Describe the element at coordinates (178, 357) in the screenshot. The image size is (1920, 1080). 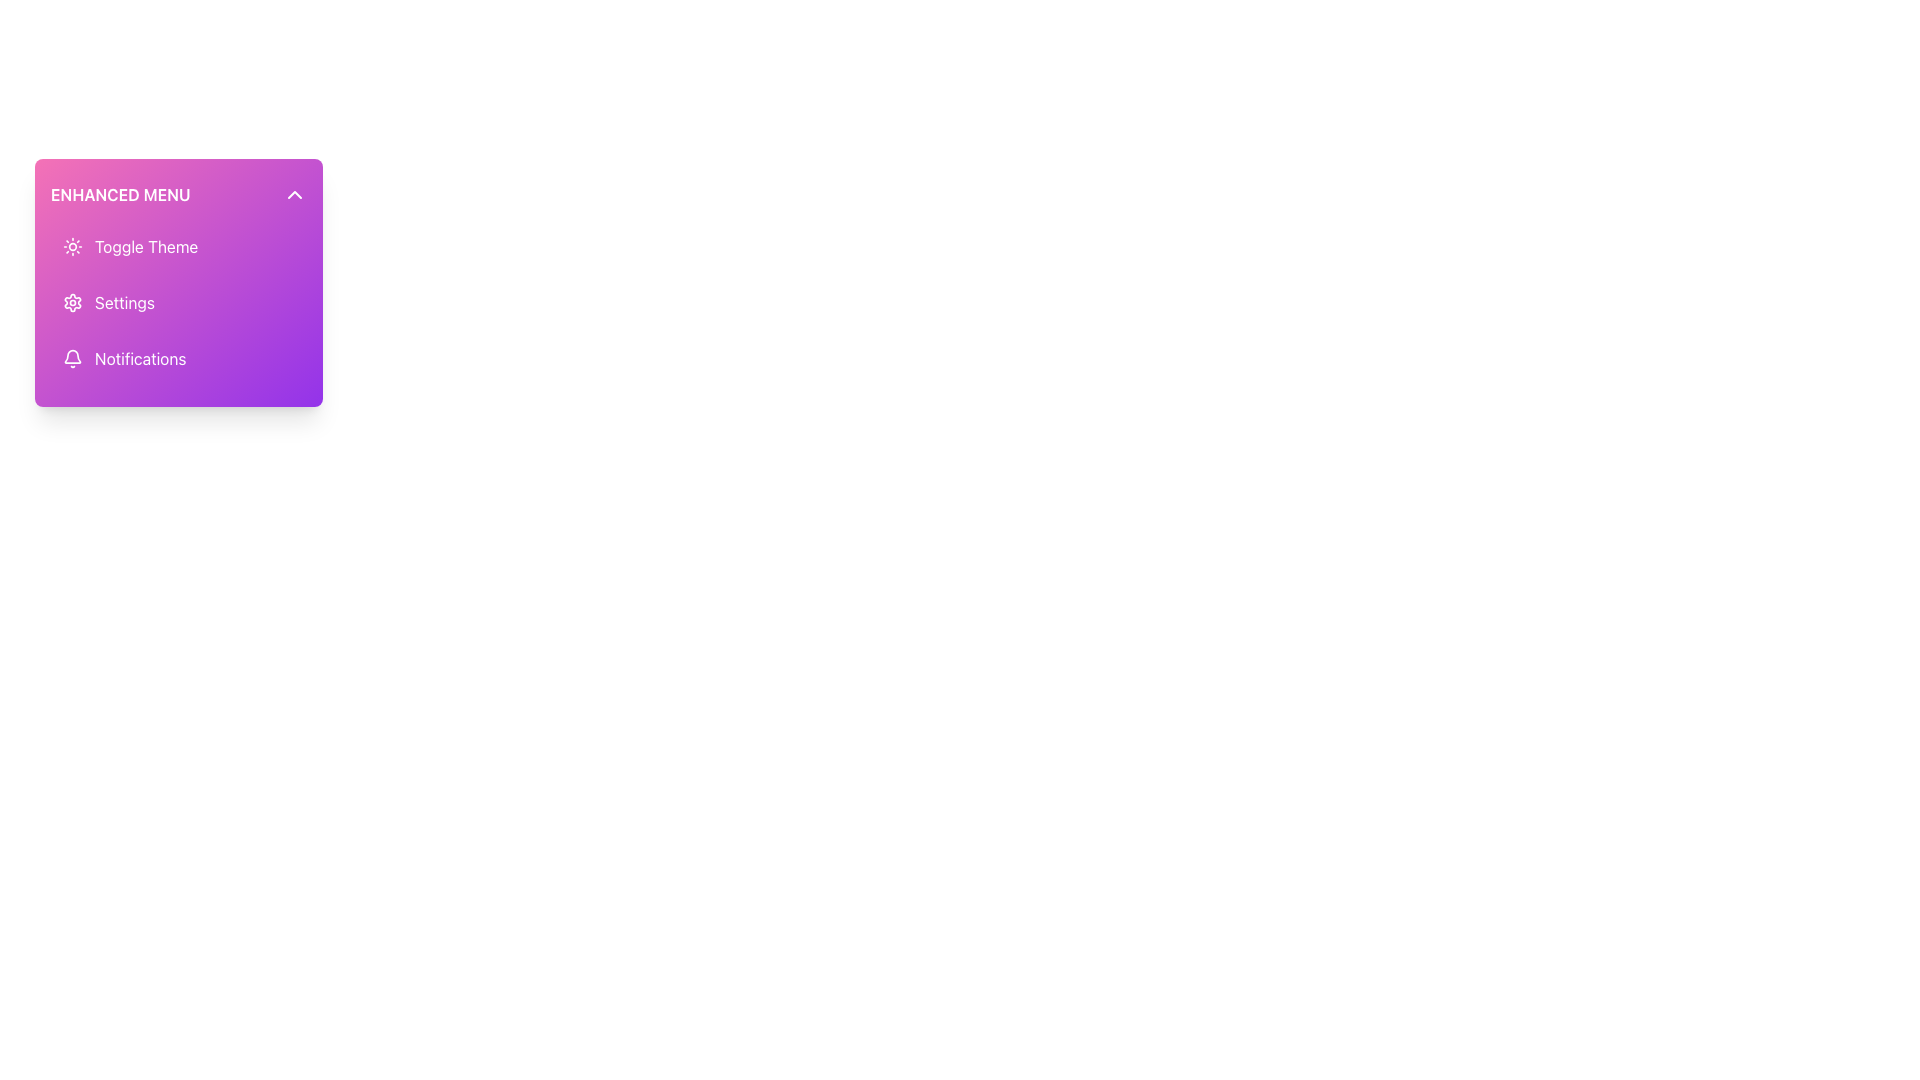
I see `'Notifications' button, which is a horizontal button with a bell icon and white text, located at the bottom of the menu, to view its properties` at that location.